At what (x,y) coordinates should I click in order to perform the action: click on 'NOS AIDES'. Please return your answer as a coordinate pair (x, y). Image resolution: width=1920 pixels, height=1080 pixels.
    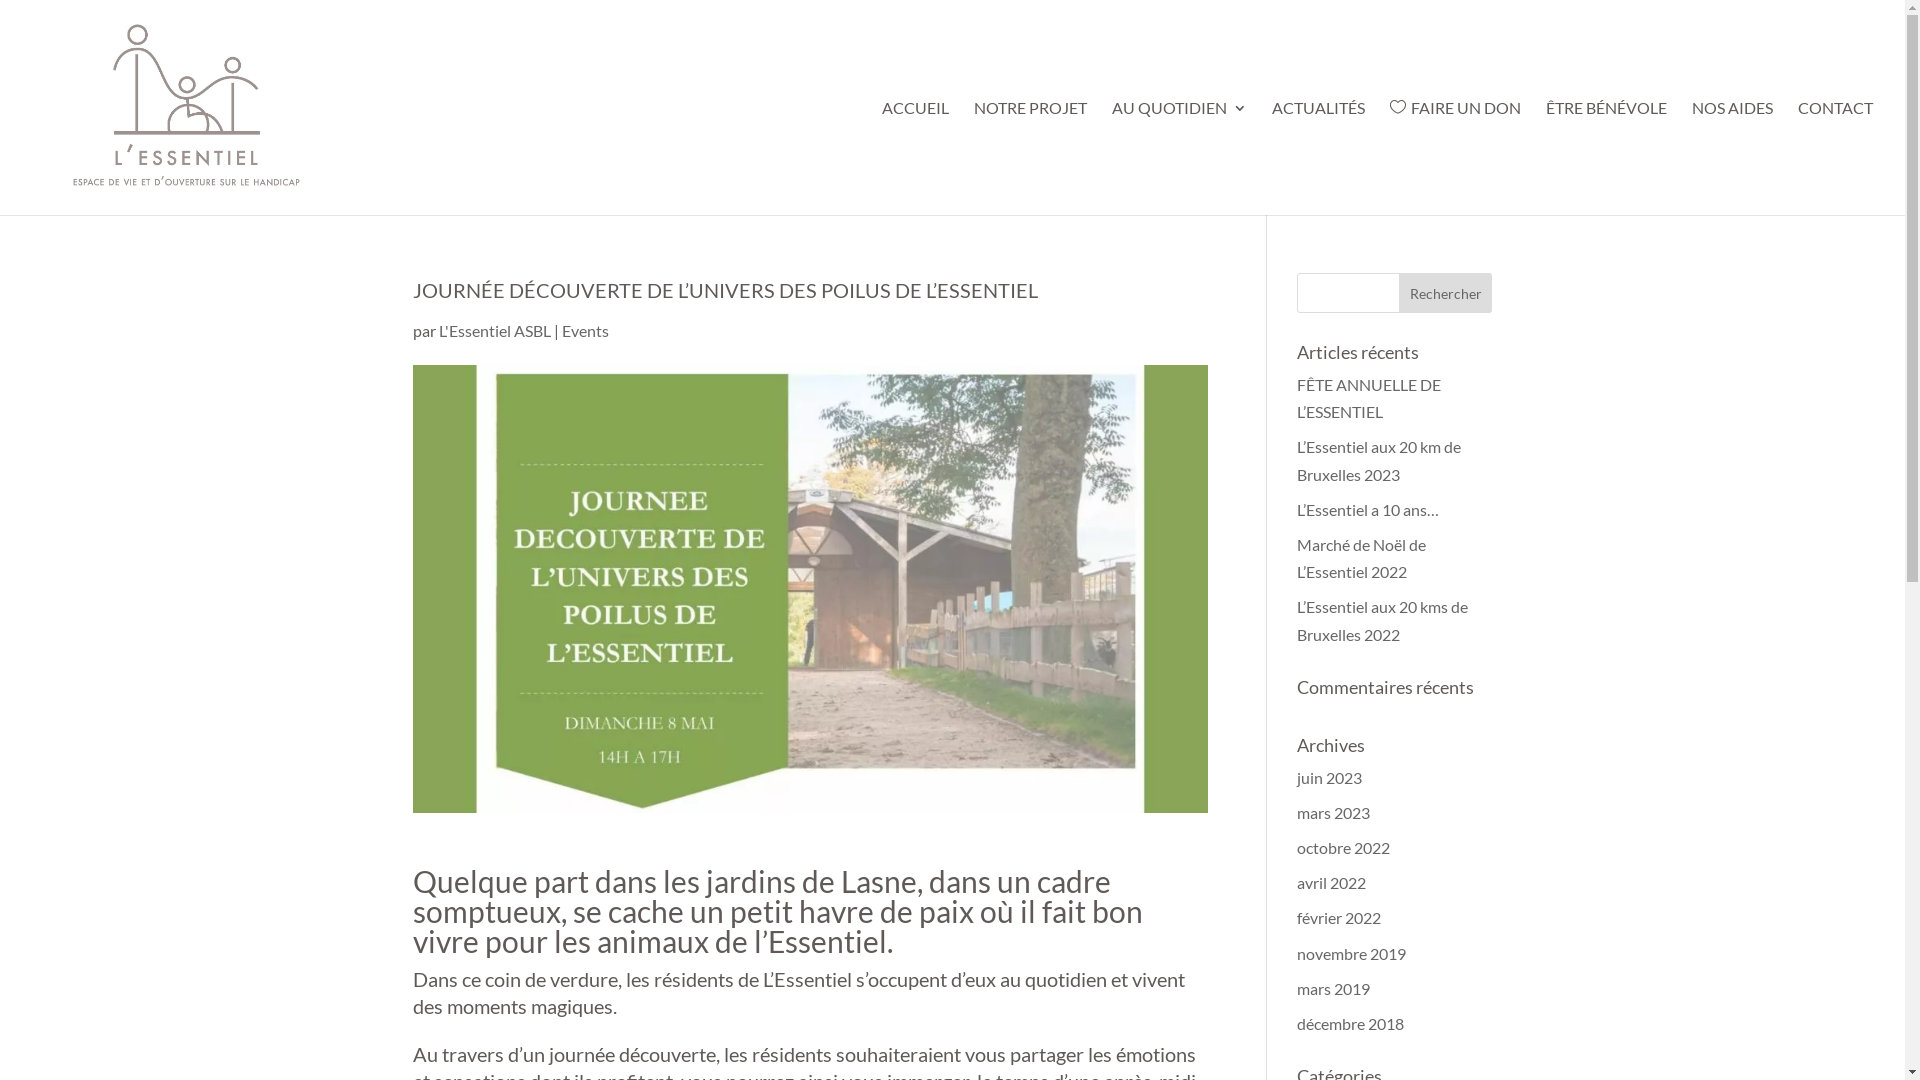
    Looking at the image, I should click on (1731, 157).